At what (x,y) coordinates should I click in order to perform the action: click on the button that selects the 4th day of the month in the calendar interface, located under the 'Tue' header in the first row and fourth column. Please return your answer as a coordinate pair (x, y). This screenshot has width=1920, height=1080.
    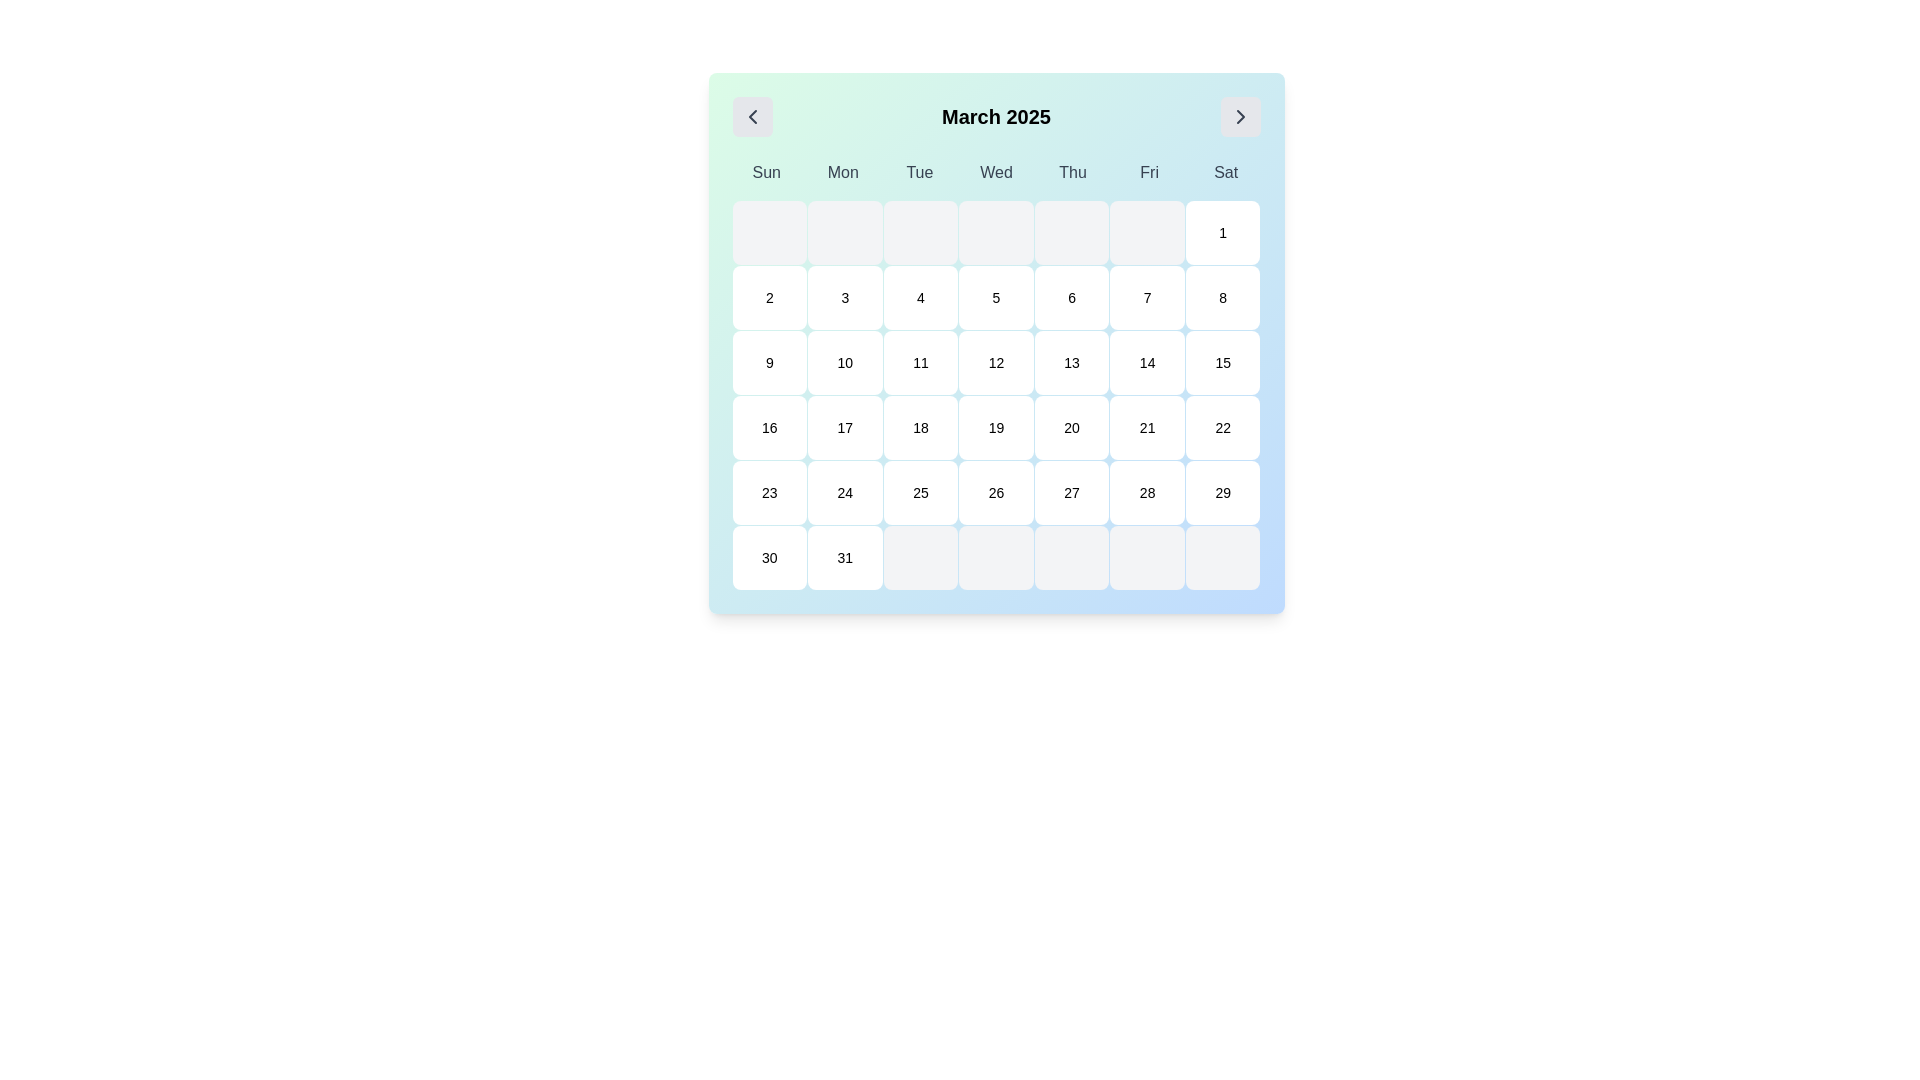
    Looking at the image, I should click on (919, 297).